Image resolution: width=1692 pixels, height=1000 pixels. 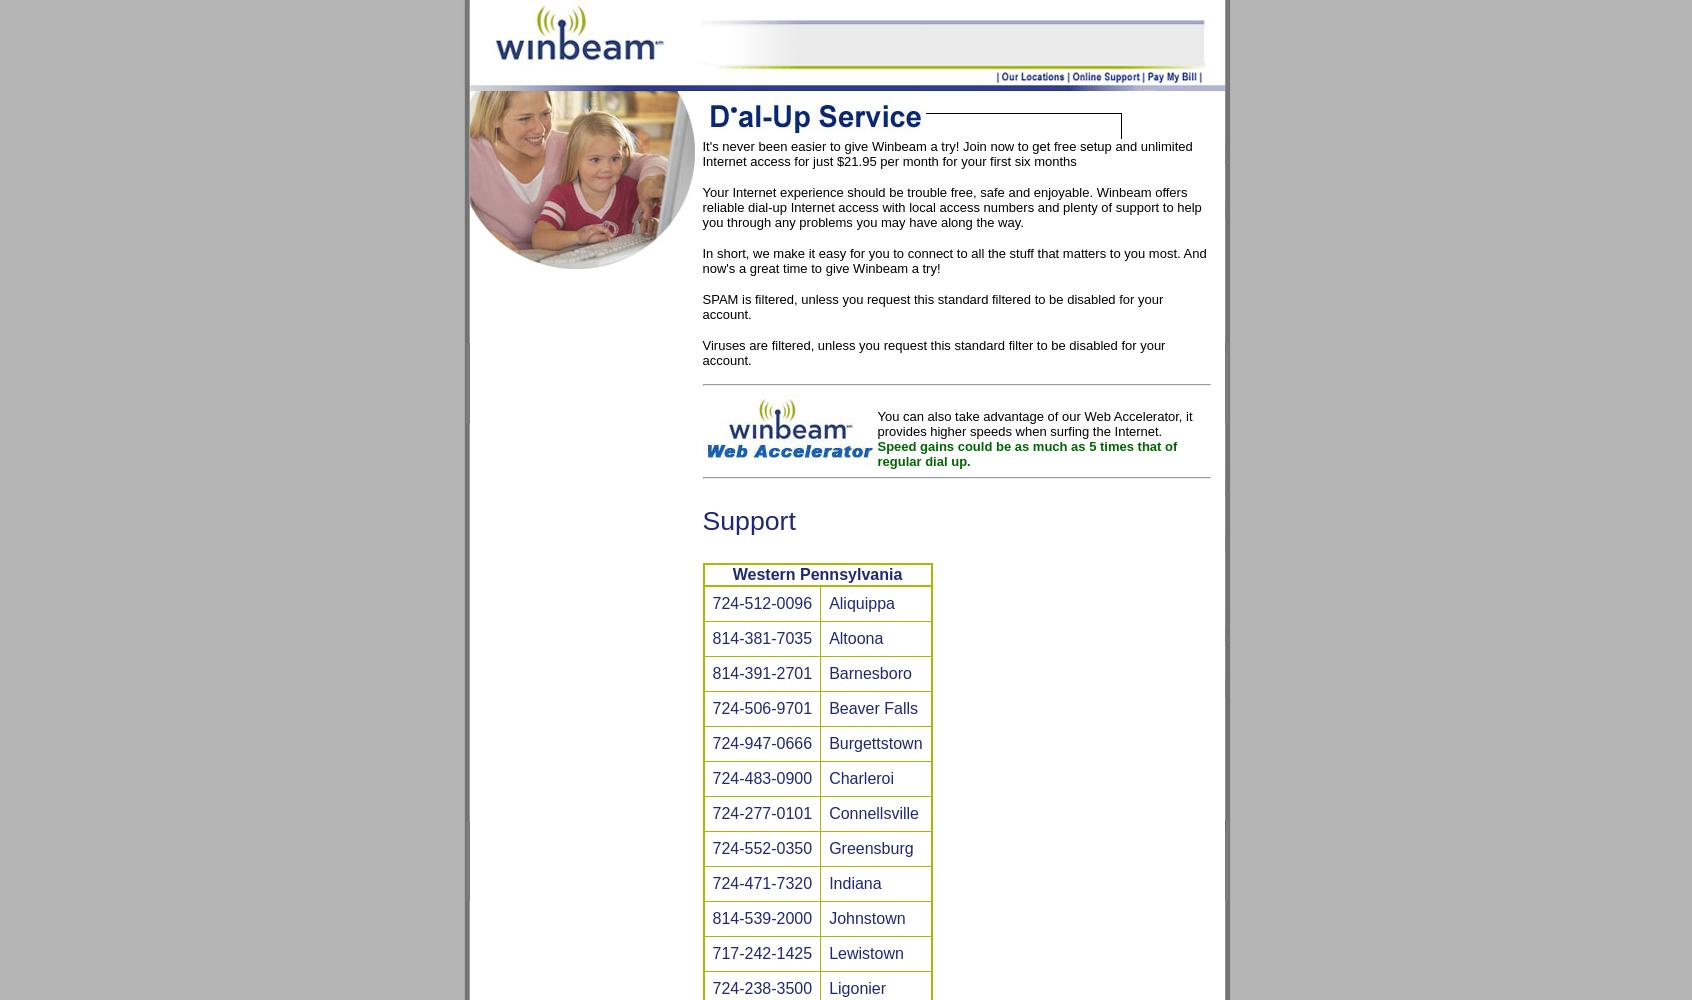 I want to click on 'Altoona', so click(x=854, y=638).